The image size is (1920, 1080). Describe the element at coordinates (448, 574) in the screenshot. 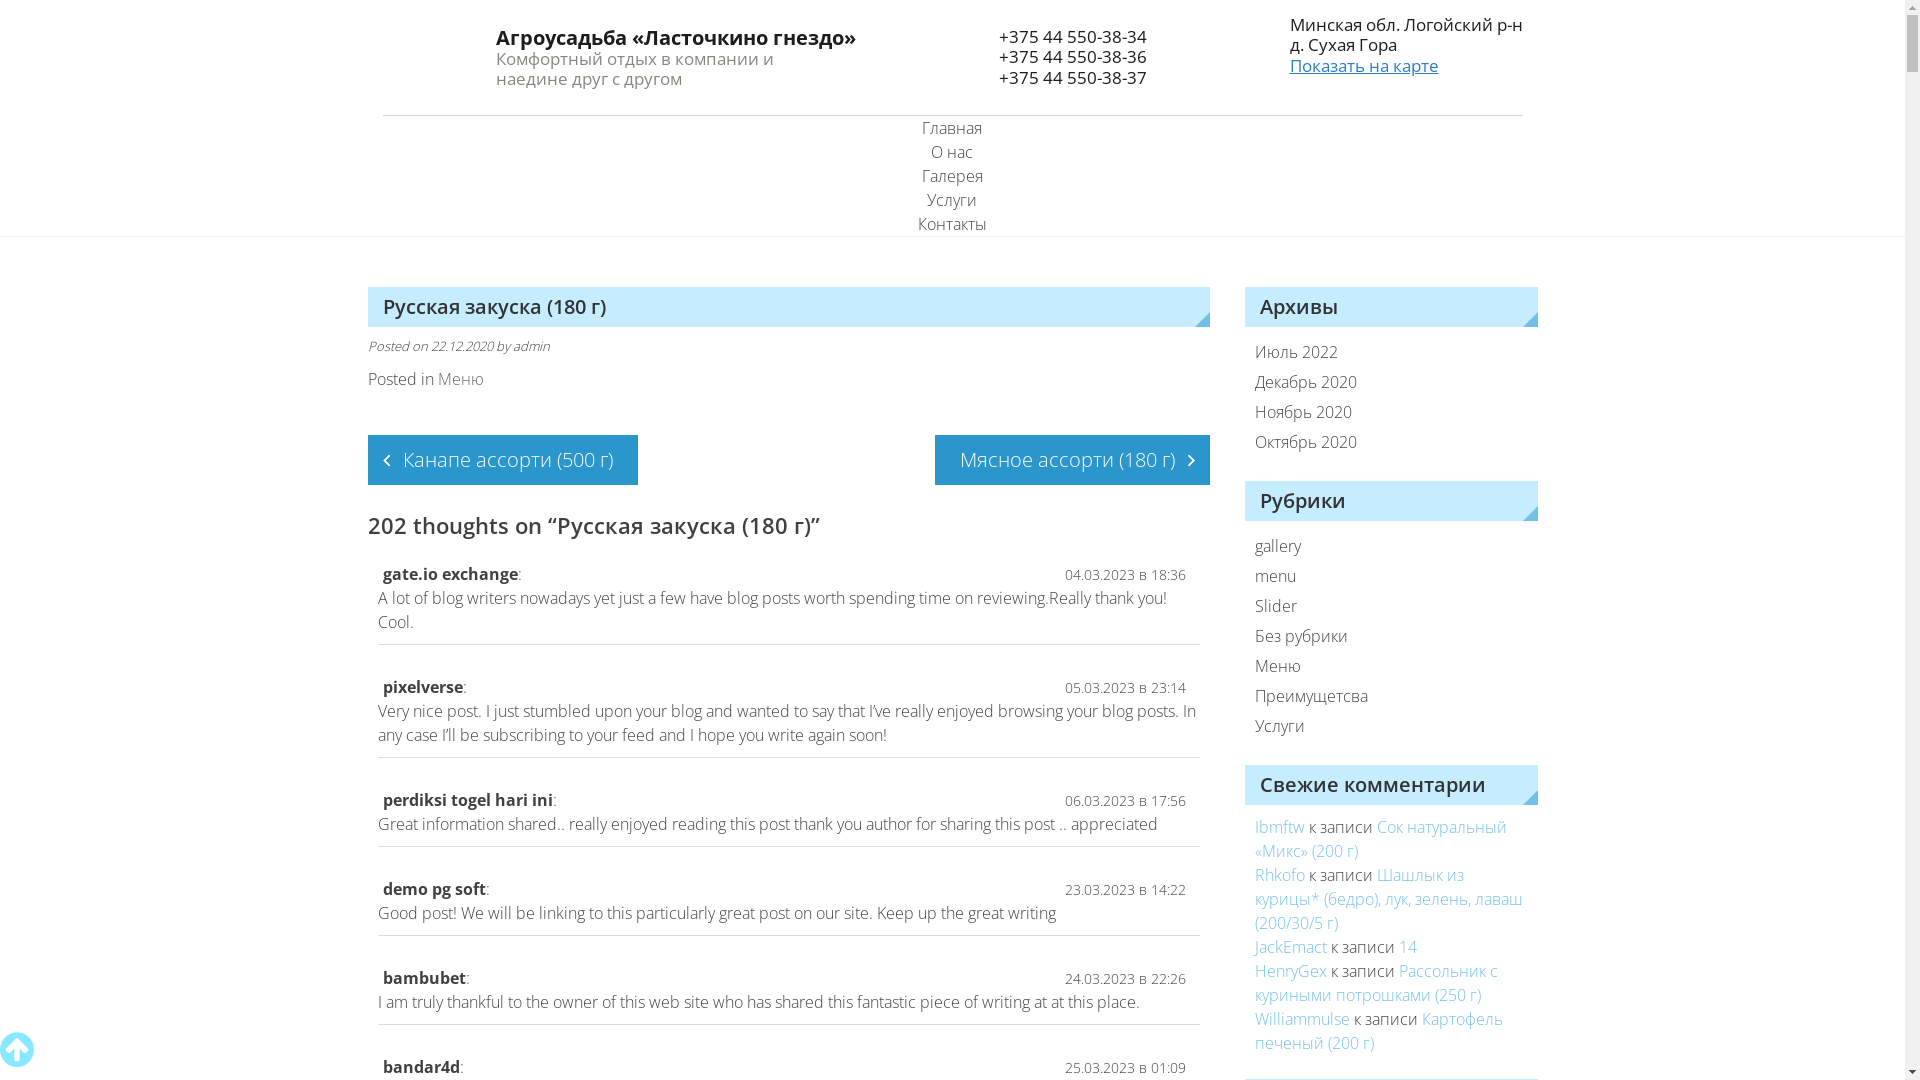

I see `'gate.io exchange'` at that location.